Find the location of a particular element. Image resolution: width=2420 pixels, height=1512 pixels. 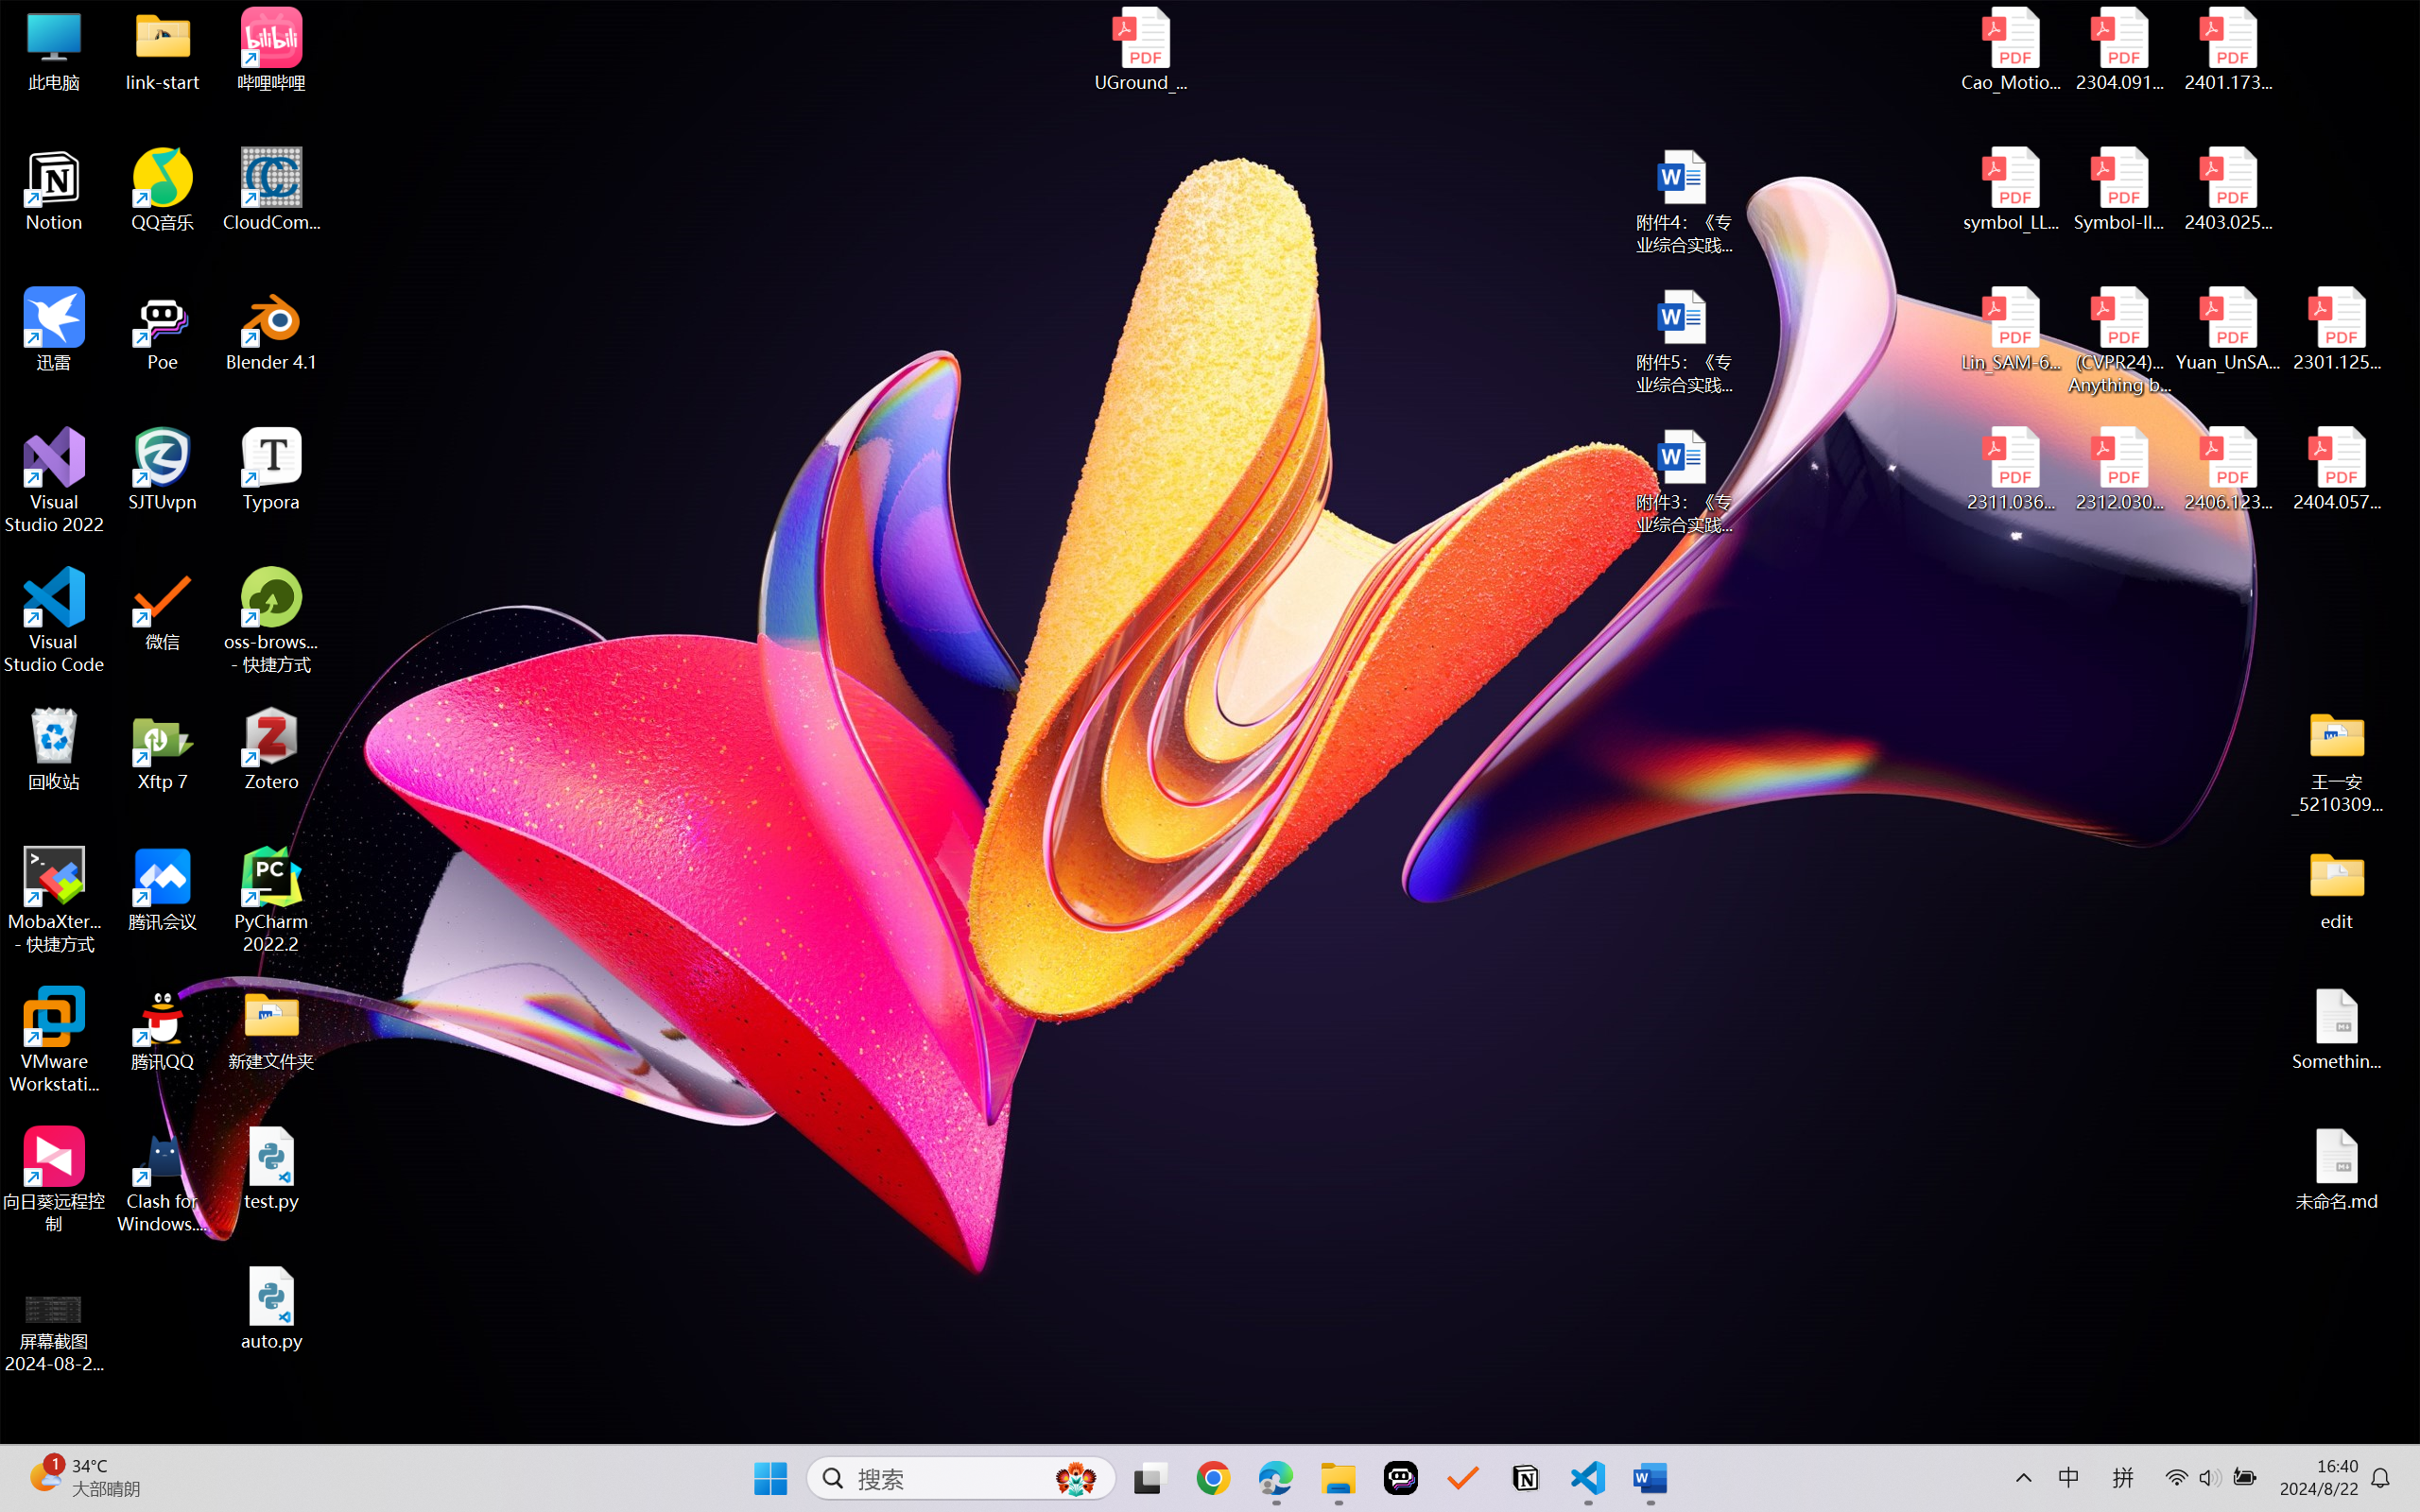

'2312.03032v2.pdf' is located at coordinates (2118, 469).